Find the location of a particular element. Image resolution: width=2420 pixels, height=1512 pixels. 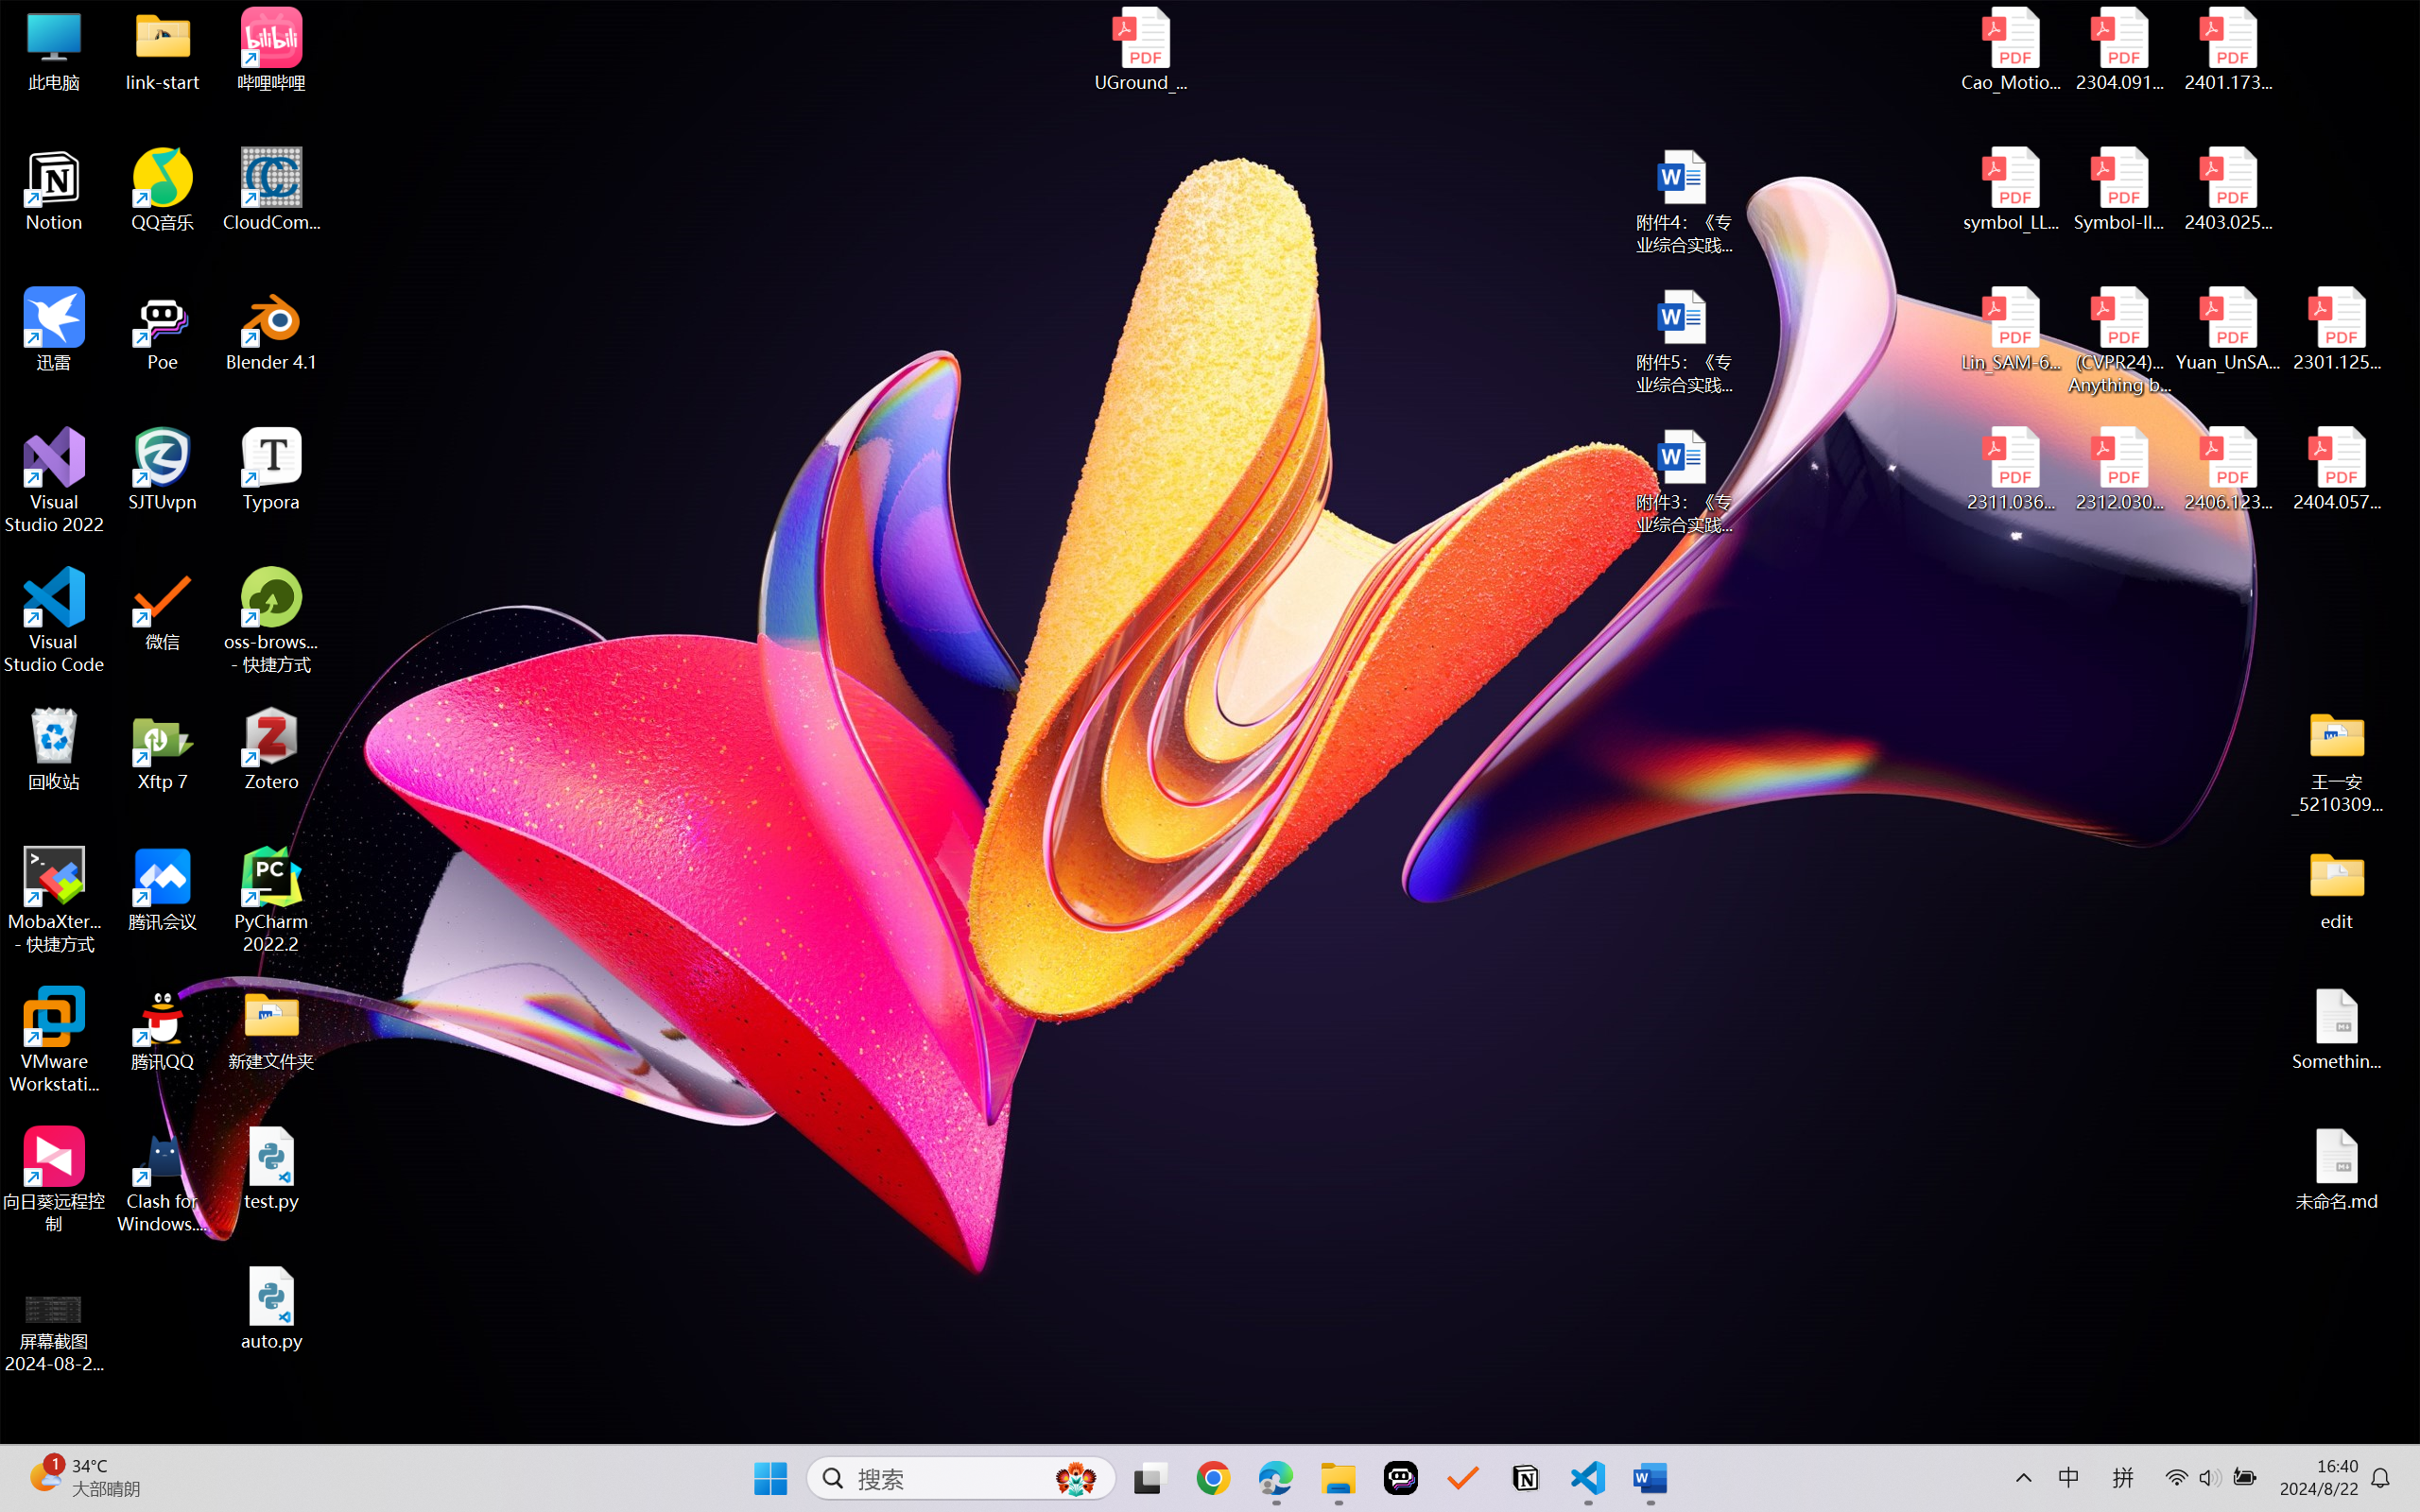

'2312.03032v2.pdf' is located at coordinates (2118, 469).